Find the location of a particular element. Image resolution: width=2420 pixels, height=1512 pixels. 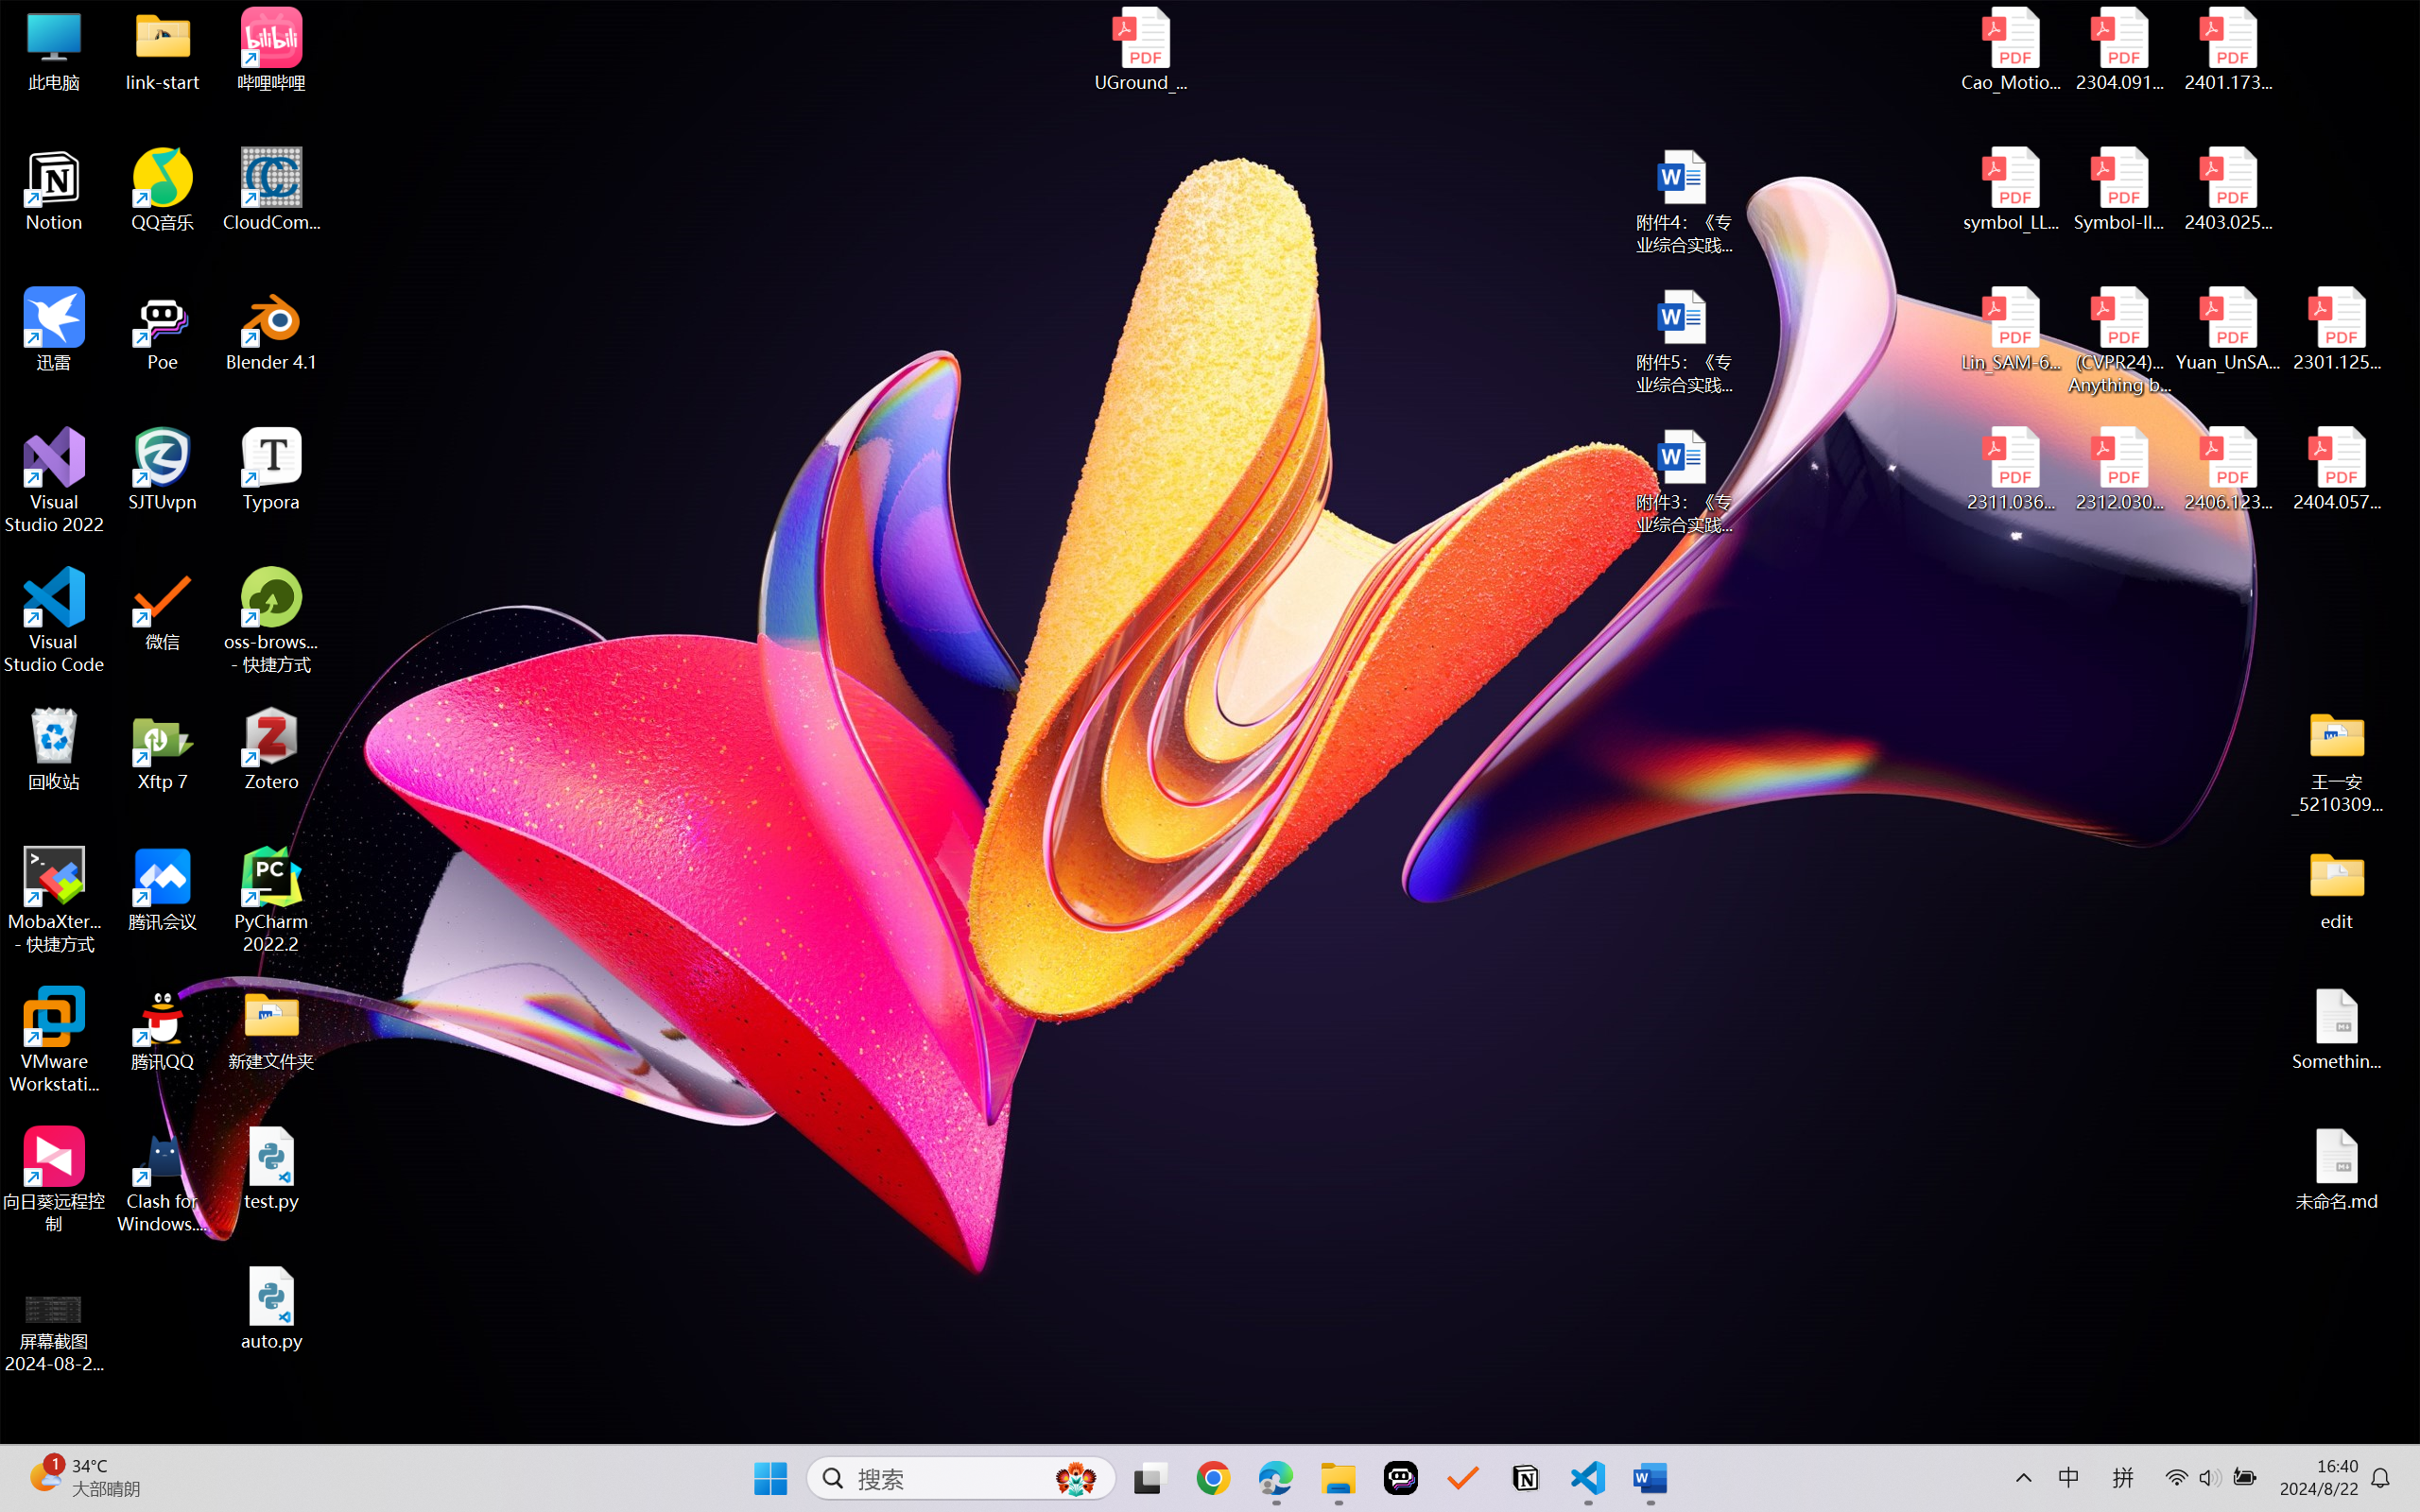

'2312.03032v2.pdf' is located at coordinates (2118, 469).